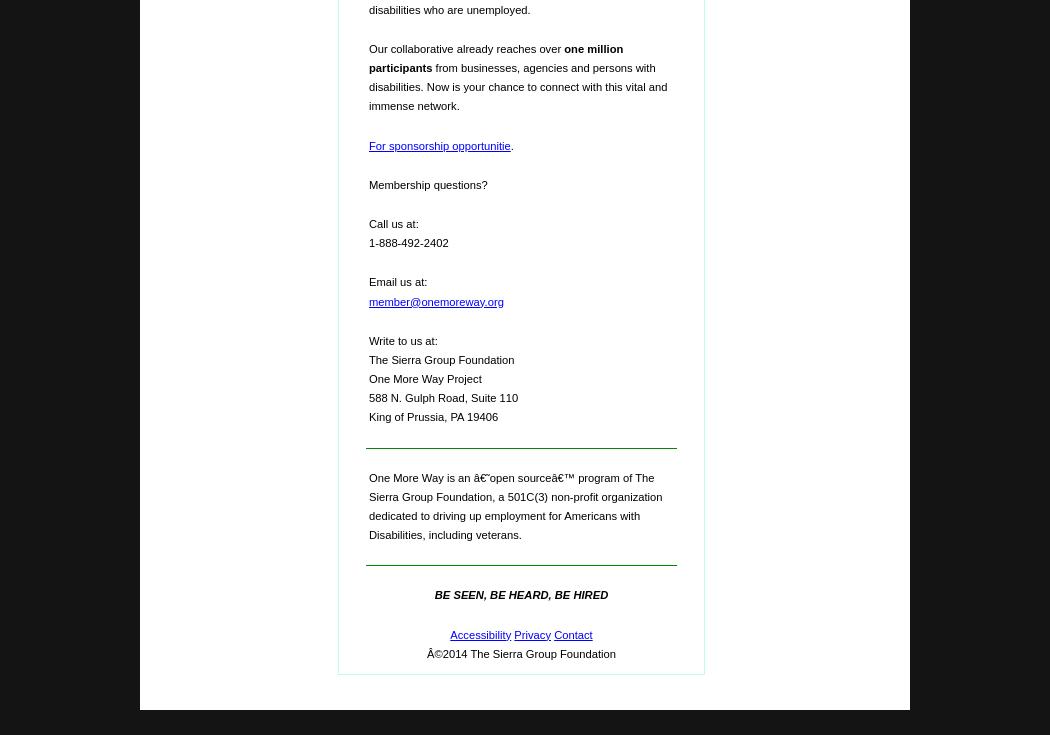 This screenshot has height=735, width=1050. What do you see at coordinates (408, 241) in the screenshot?
I see `'1-888-492-2402'` at bounding box center [408, 241].